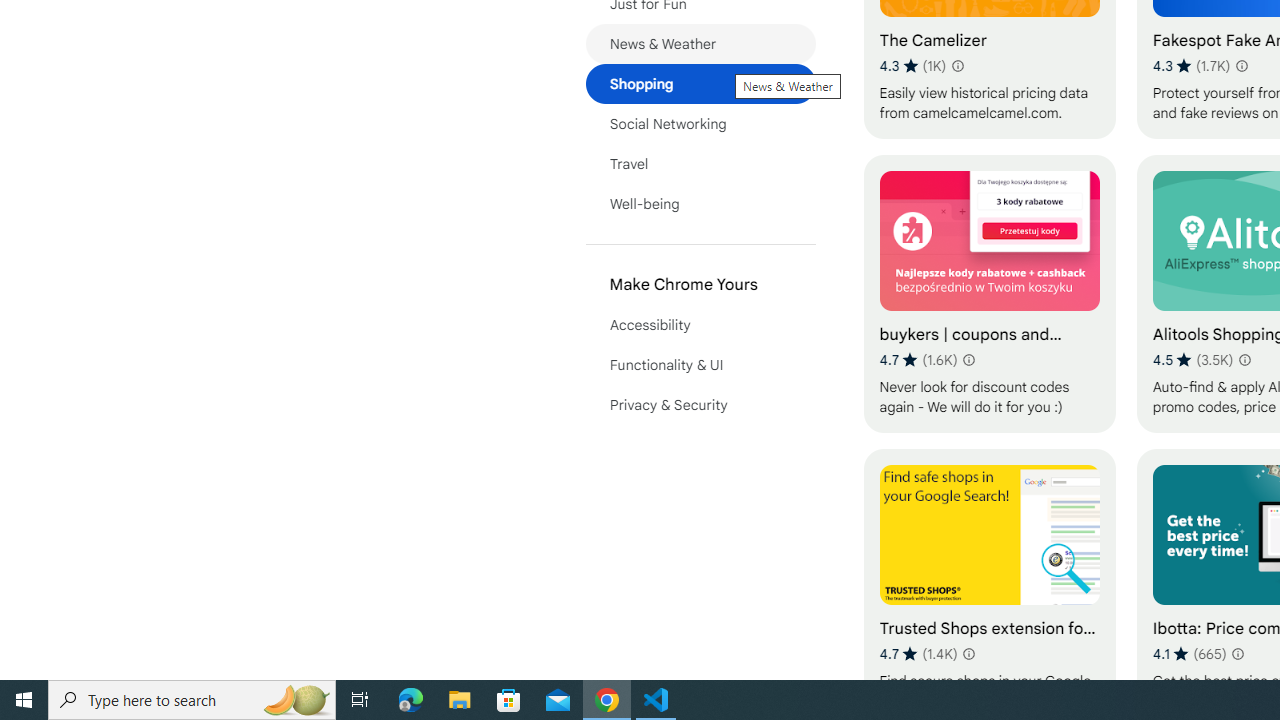  I want to click on 'Social Networking', so click(700, 123).